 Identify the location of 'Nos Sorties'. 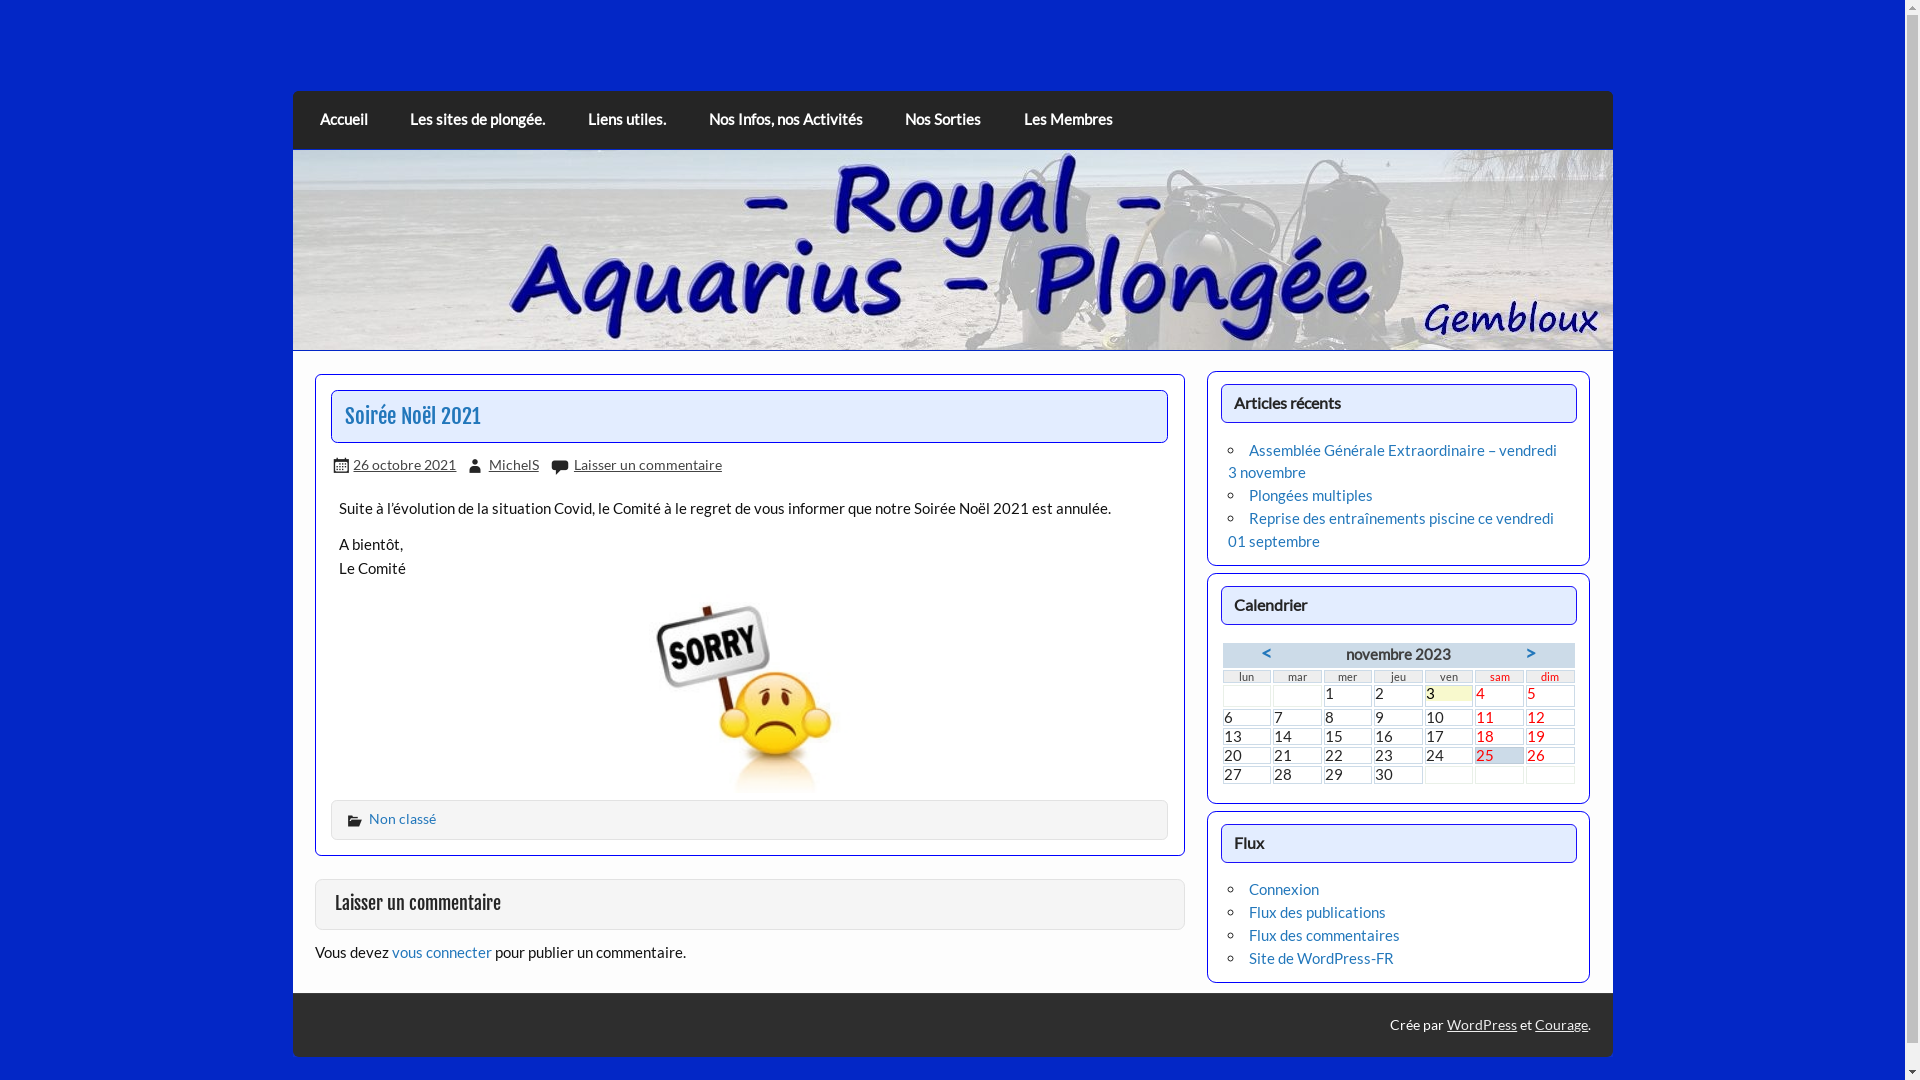
(942, 119).